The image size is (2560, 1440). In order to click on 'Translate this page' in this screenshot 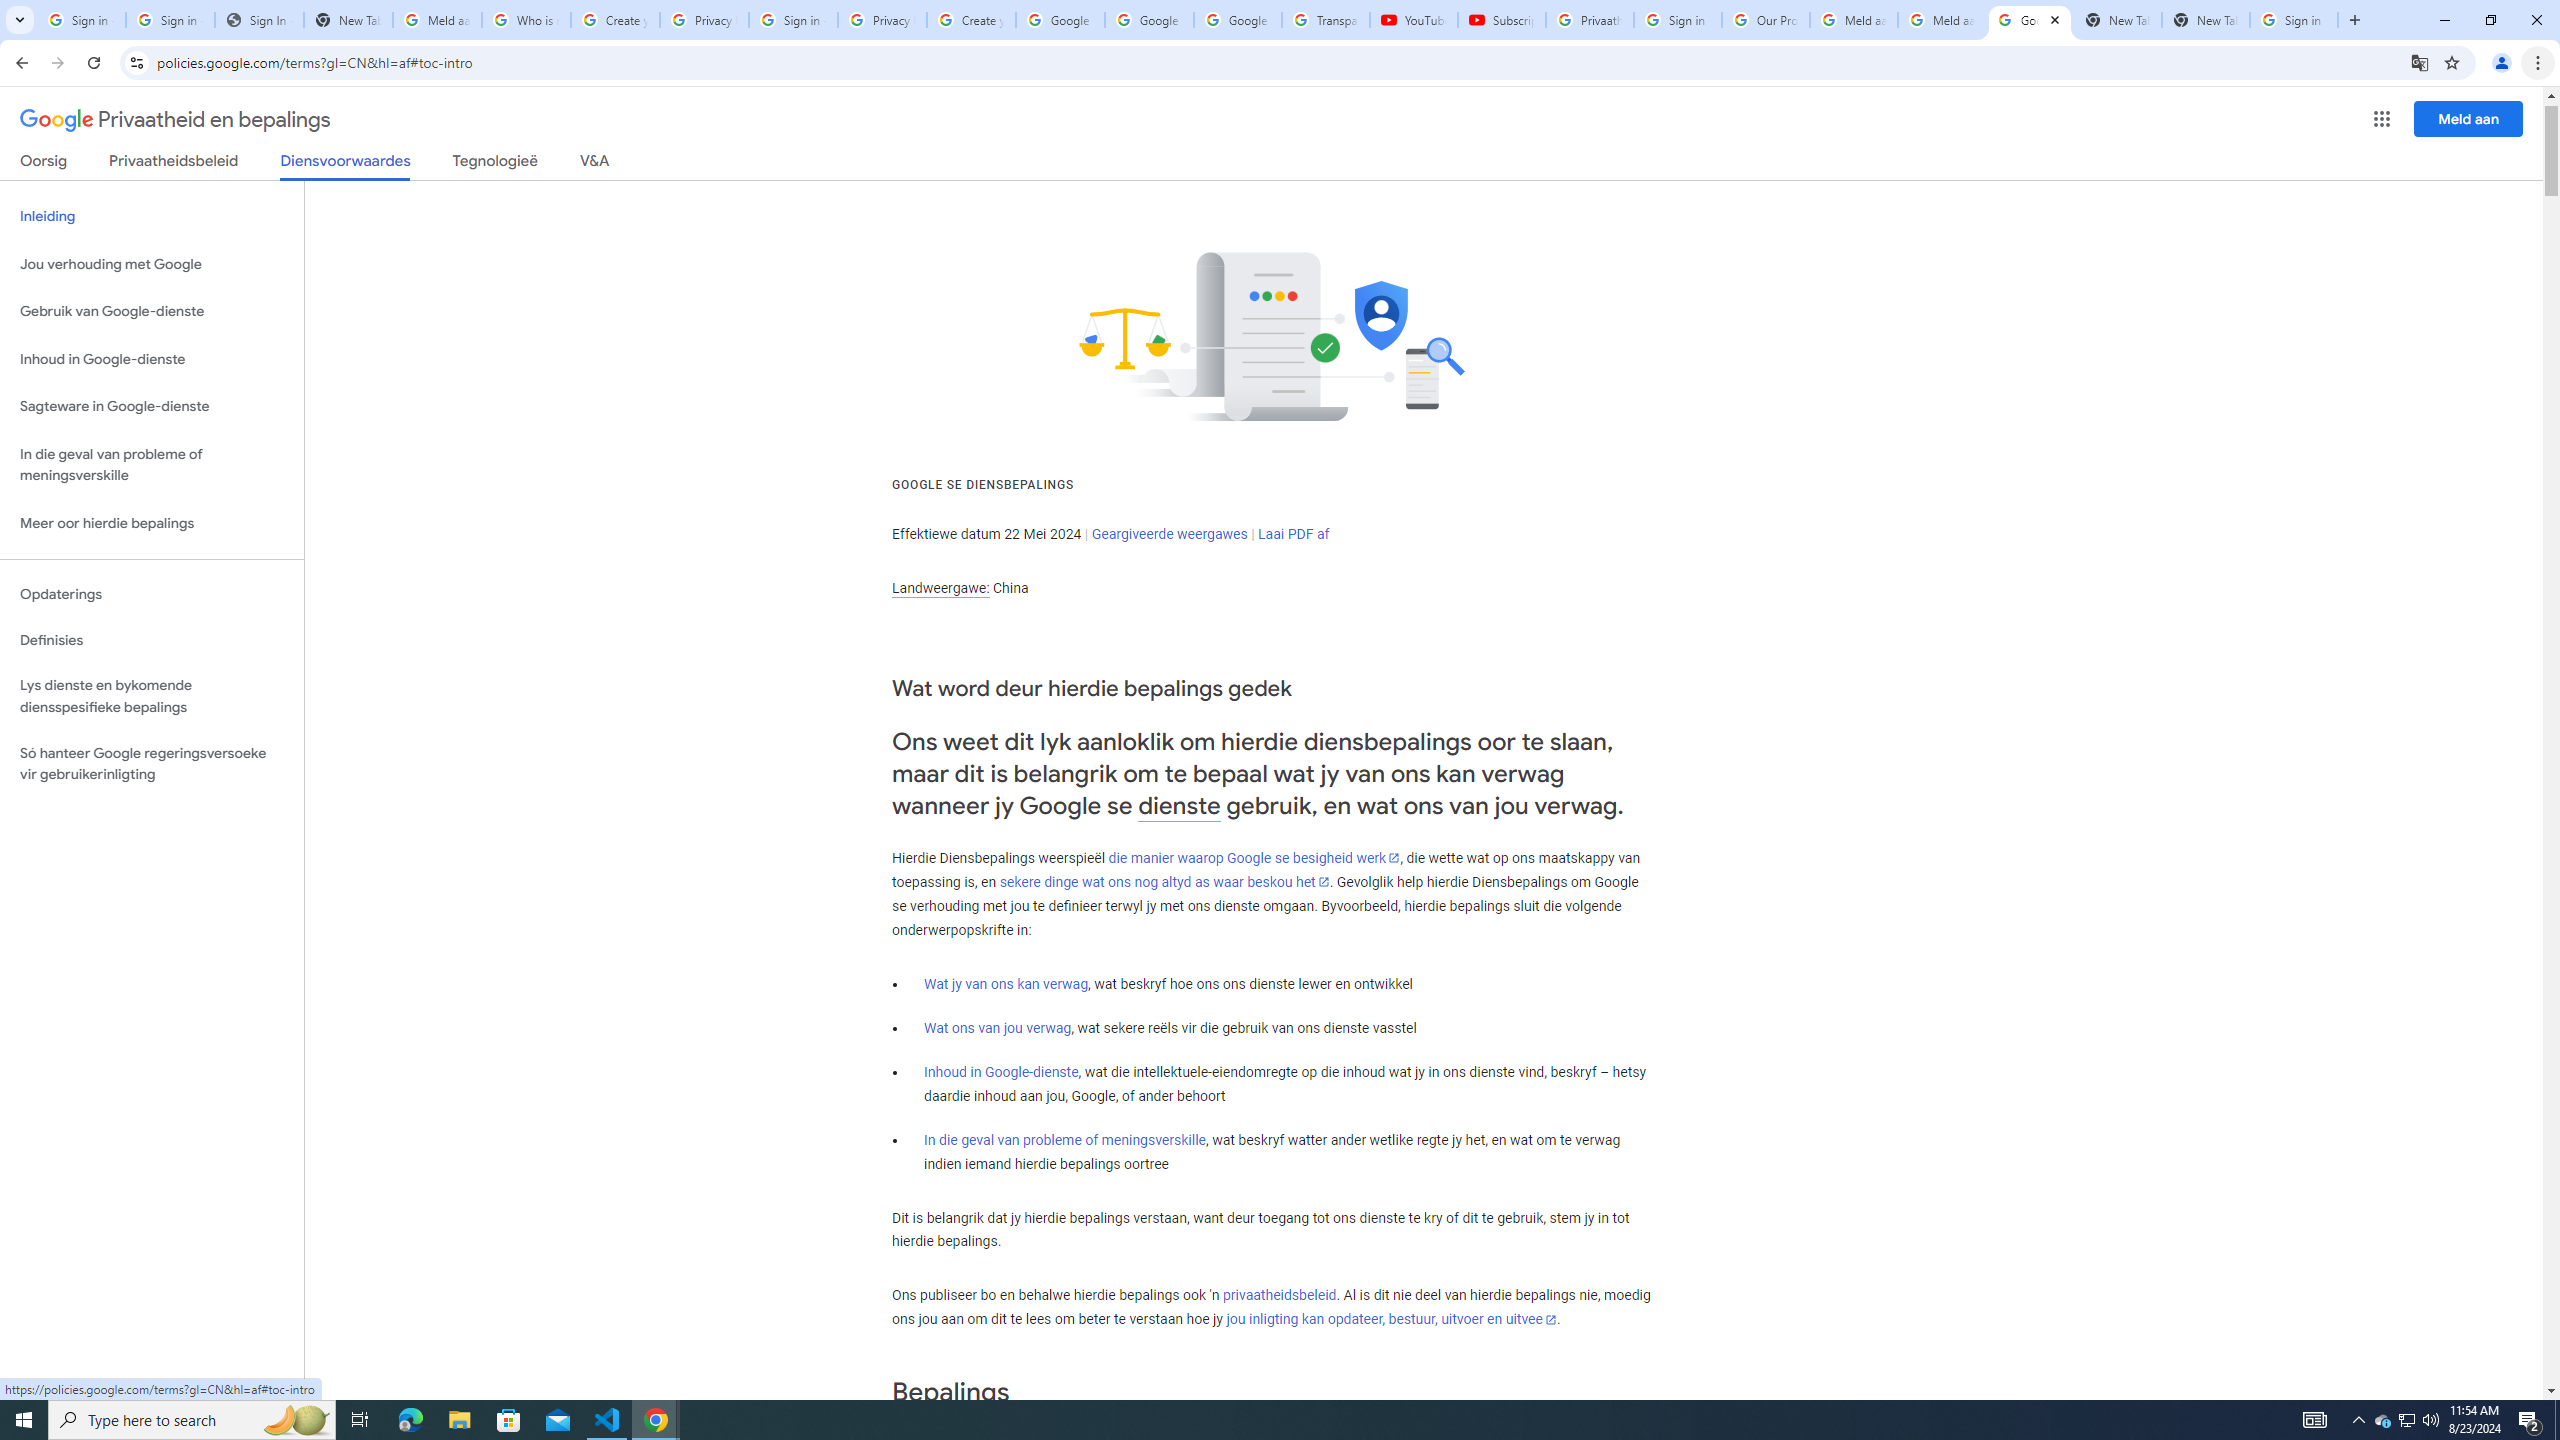, I will do `click(2420, 61)`.